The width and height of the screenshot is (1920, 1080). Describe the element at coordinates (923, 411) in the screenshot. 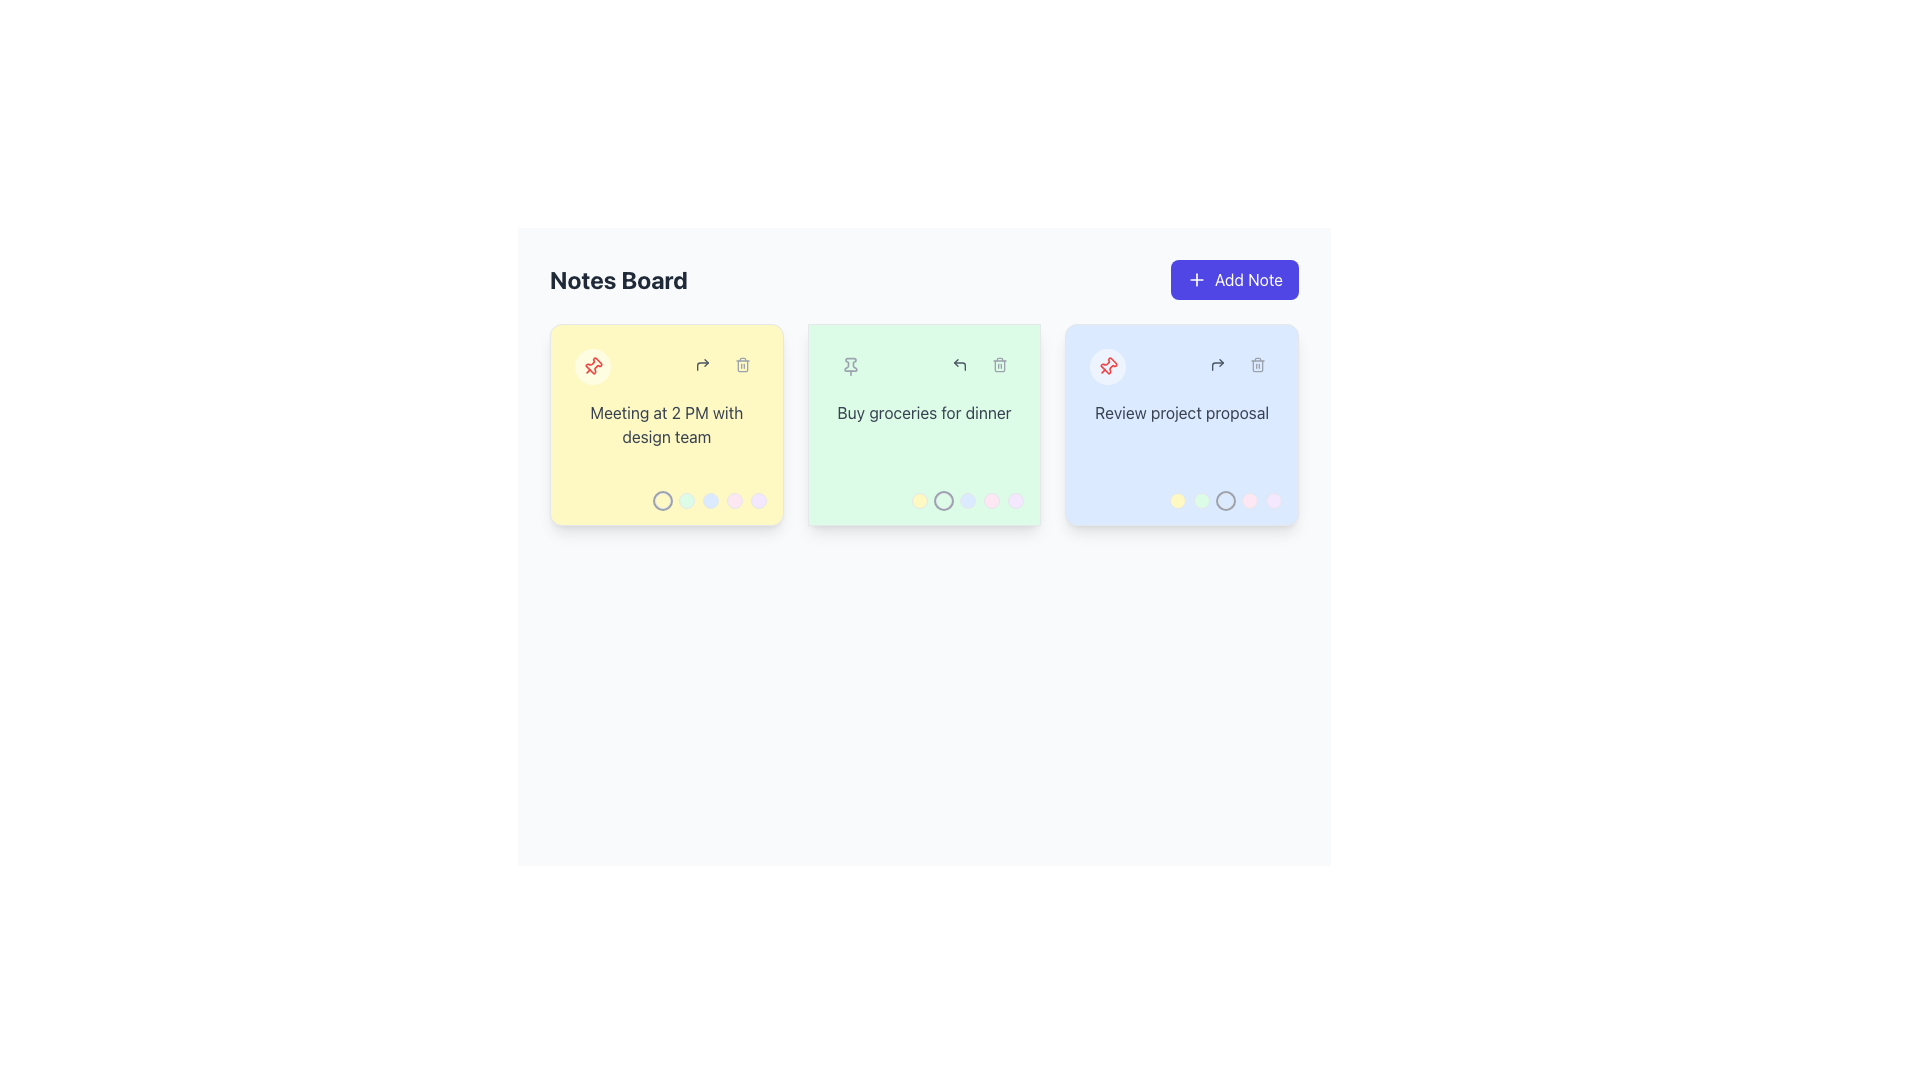

I see `the static text label displaying 'Buy groceries for dinner' which is centrally located in the second note card of the Notes Board section` at that location.